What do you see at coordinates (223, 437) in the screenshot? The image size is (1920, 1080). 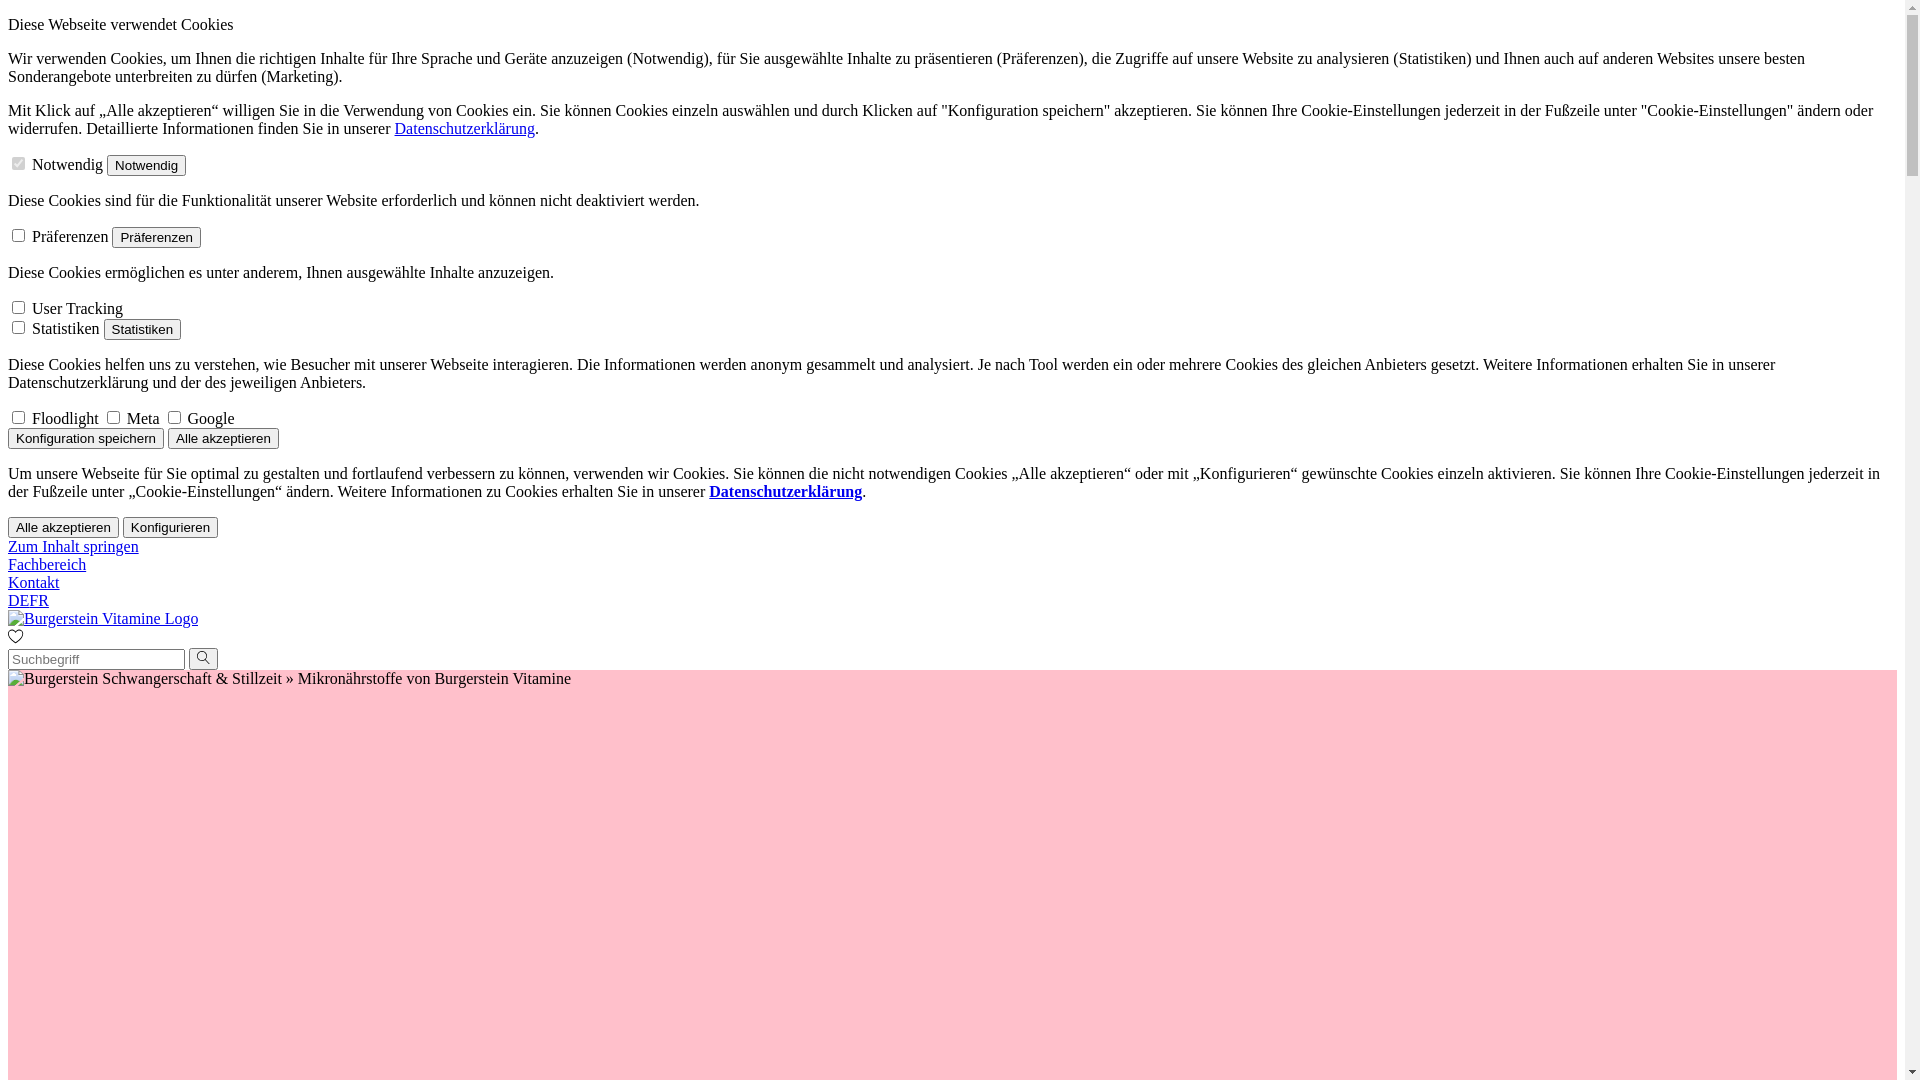 I see `'Alle akzeptieren'` at bounding box center [223, 437].